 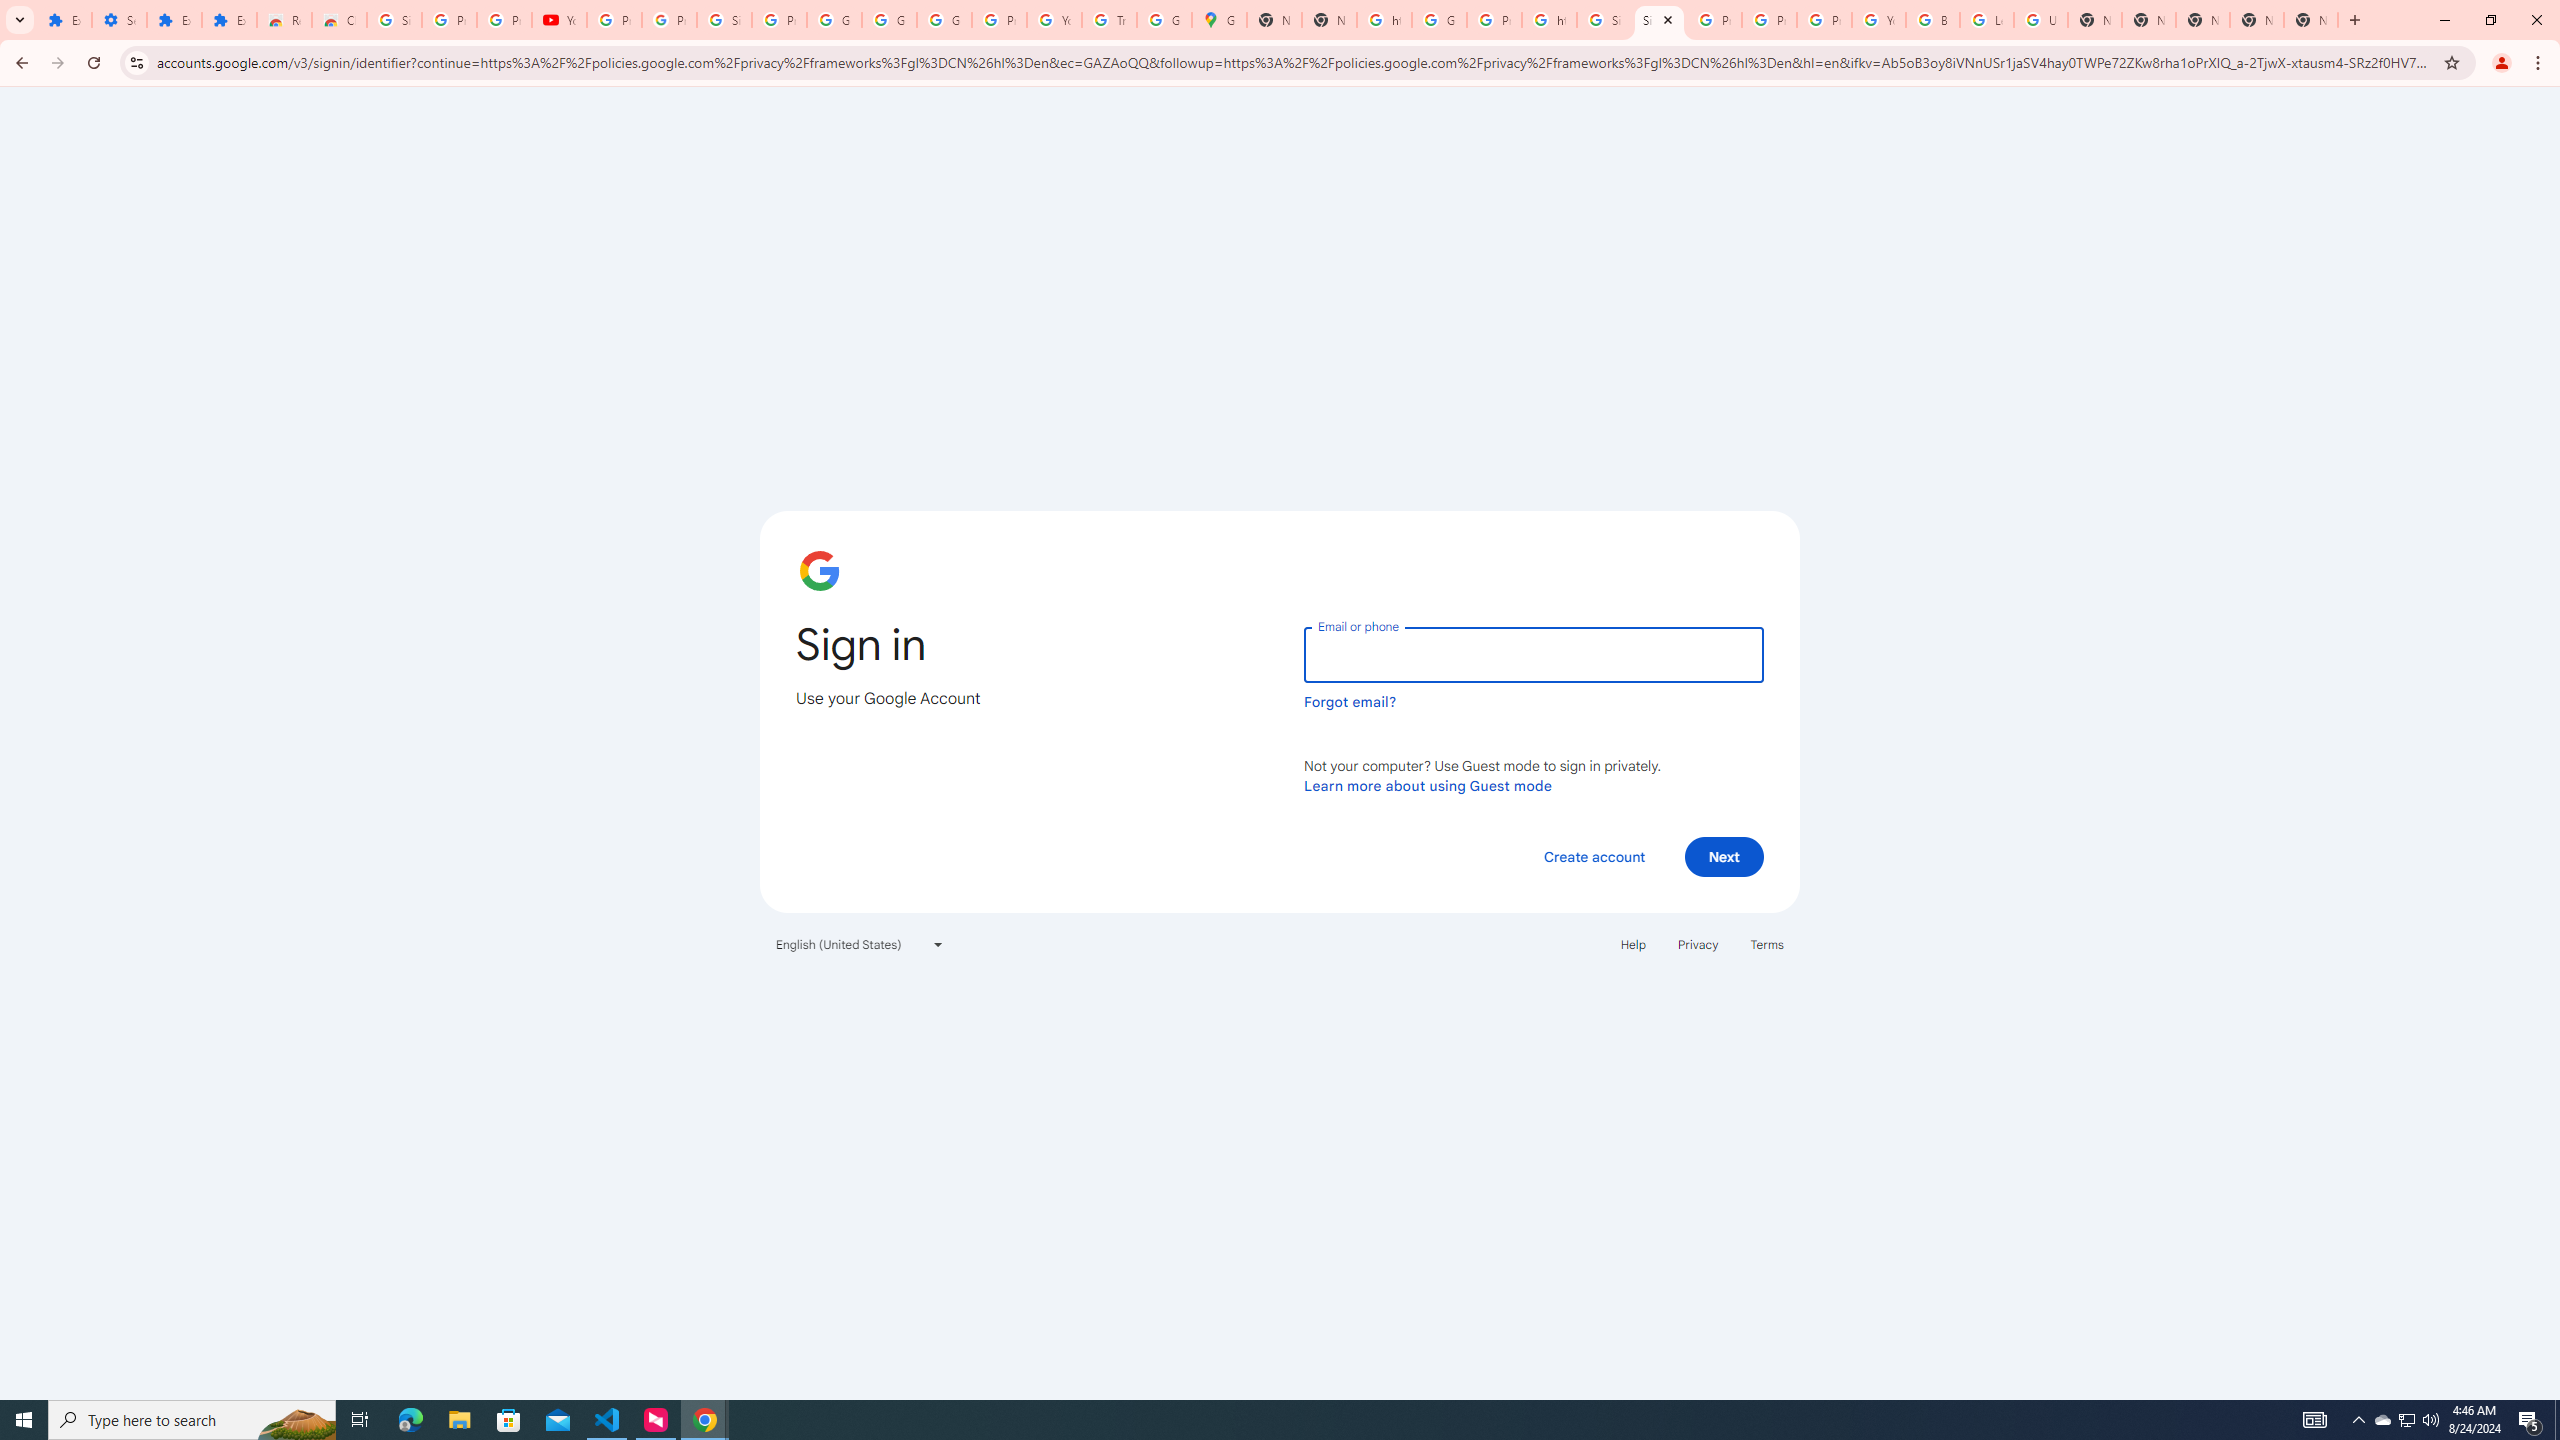 What do you see at coordinates (1724, 855) in the screenshot?
I see `'Next'` at bounding box center [1724, 855].